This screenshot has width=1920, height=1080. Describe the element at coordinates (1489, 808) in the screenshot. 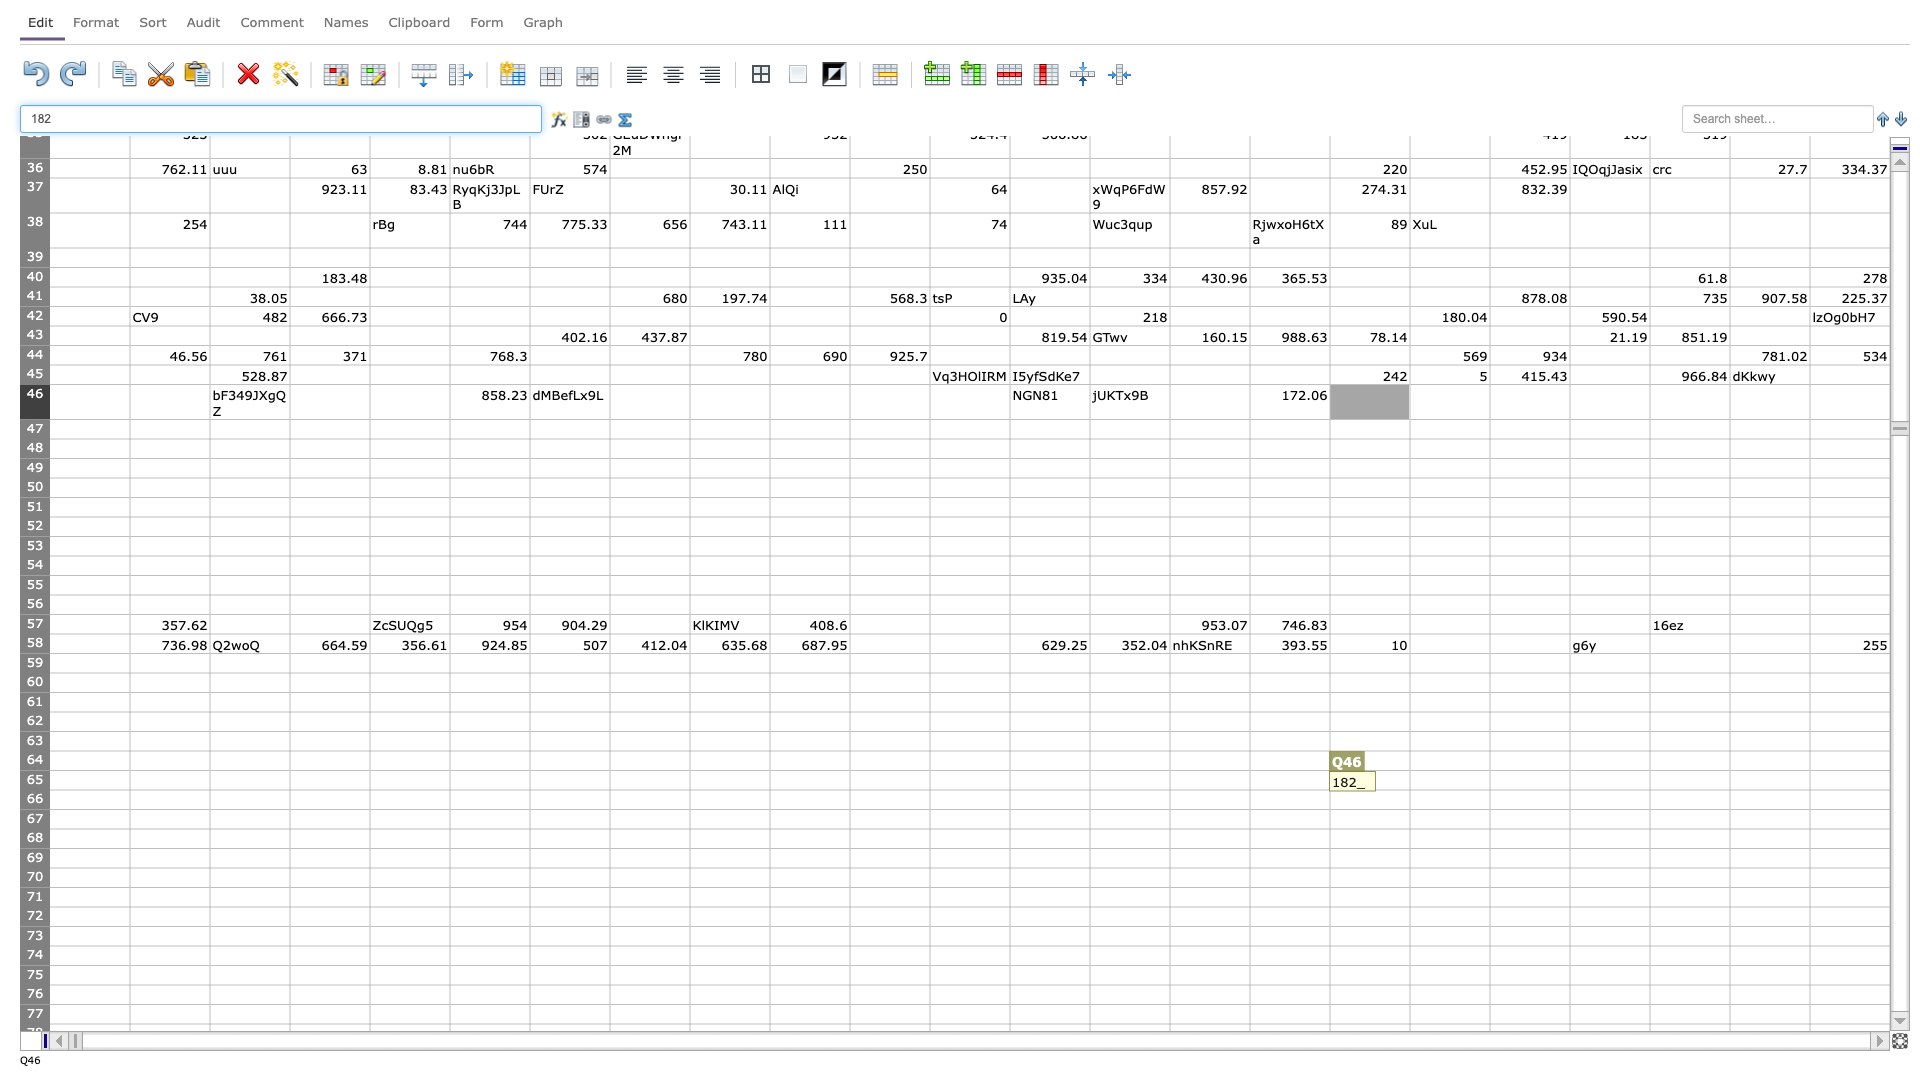

I see `Series fill point of cell R66` at that location.